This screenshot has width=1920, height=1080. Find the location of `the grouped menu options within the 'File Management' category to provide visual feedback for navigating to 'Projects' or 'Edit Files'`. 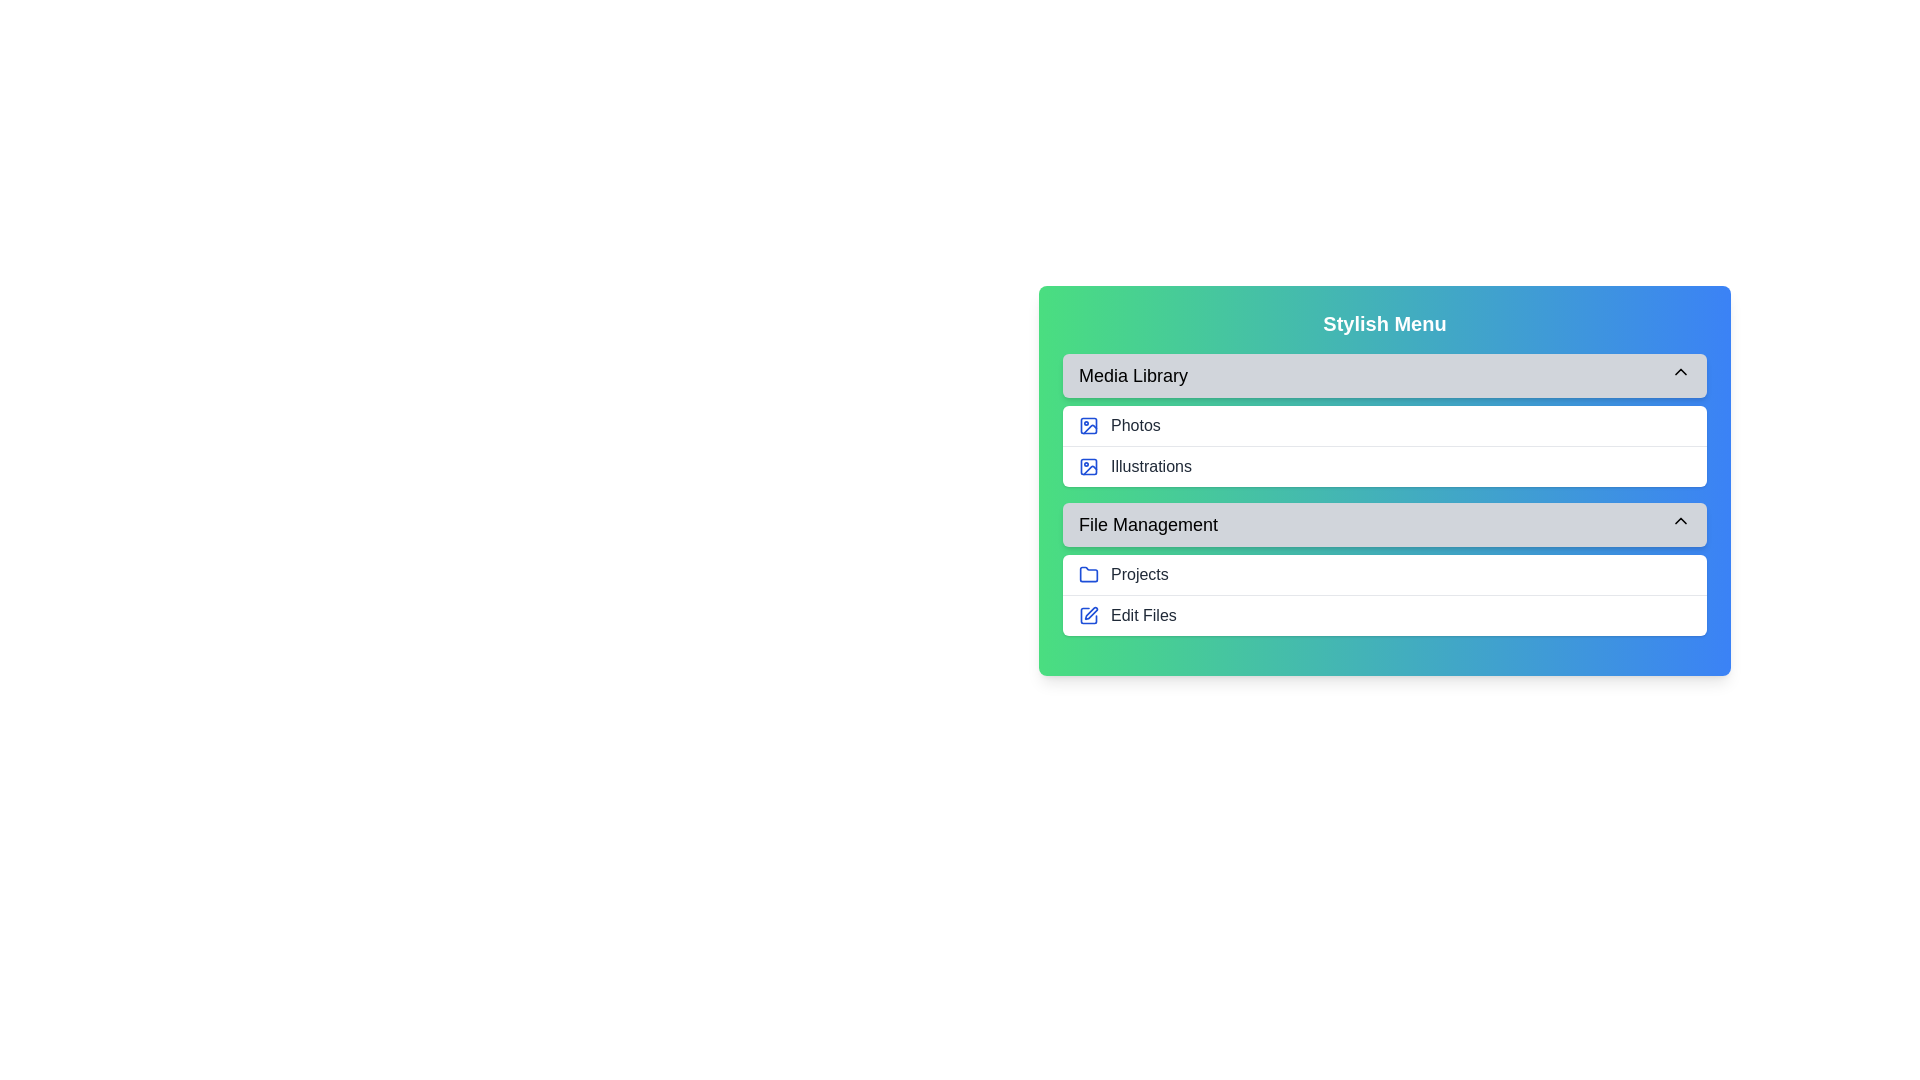

the grouped menu options within the 'File Management' category to provide visual feedback for navigating to 'Projects' or 'Edit Files' is located at coordinates (1384, 593).